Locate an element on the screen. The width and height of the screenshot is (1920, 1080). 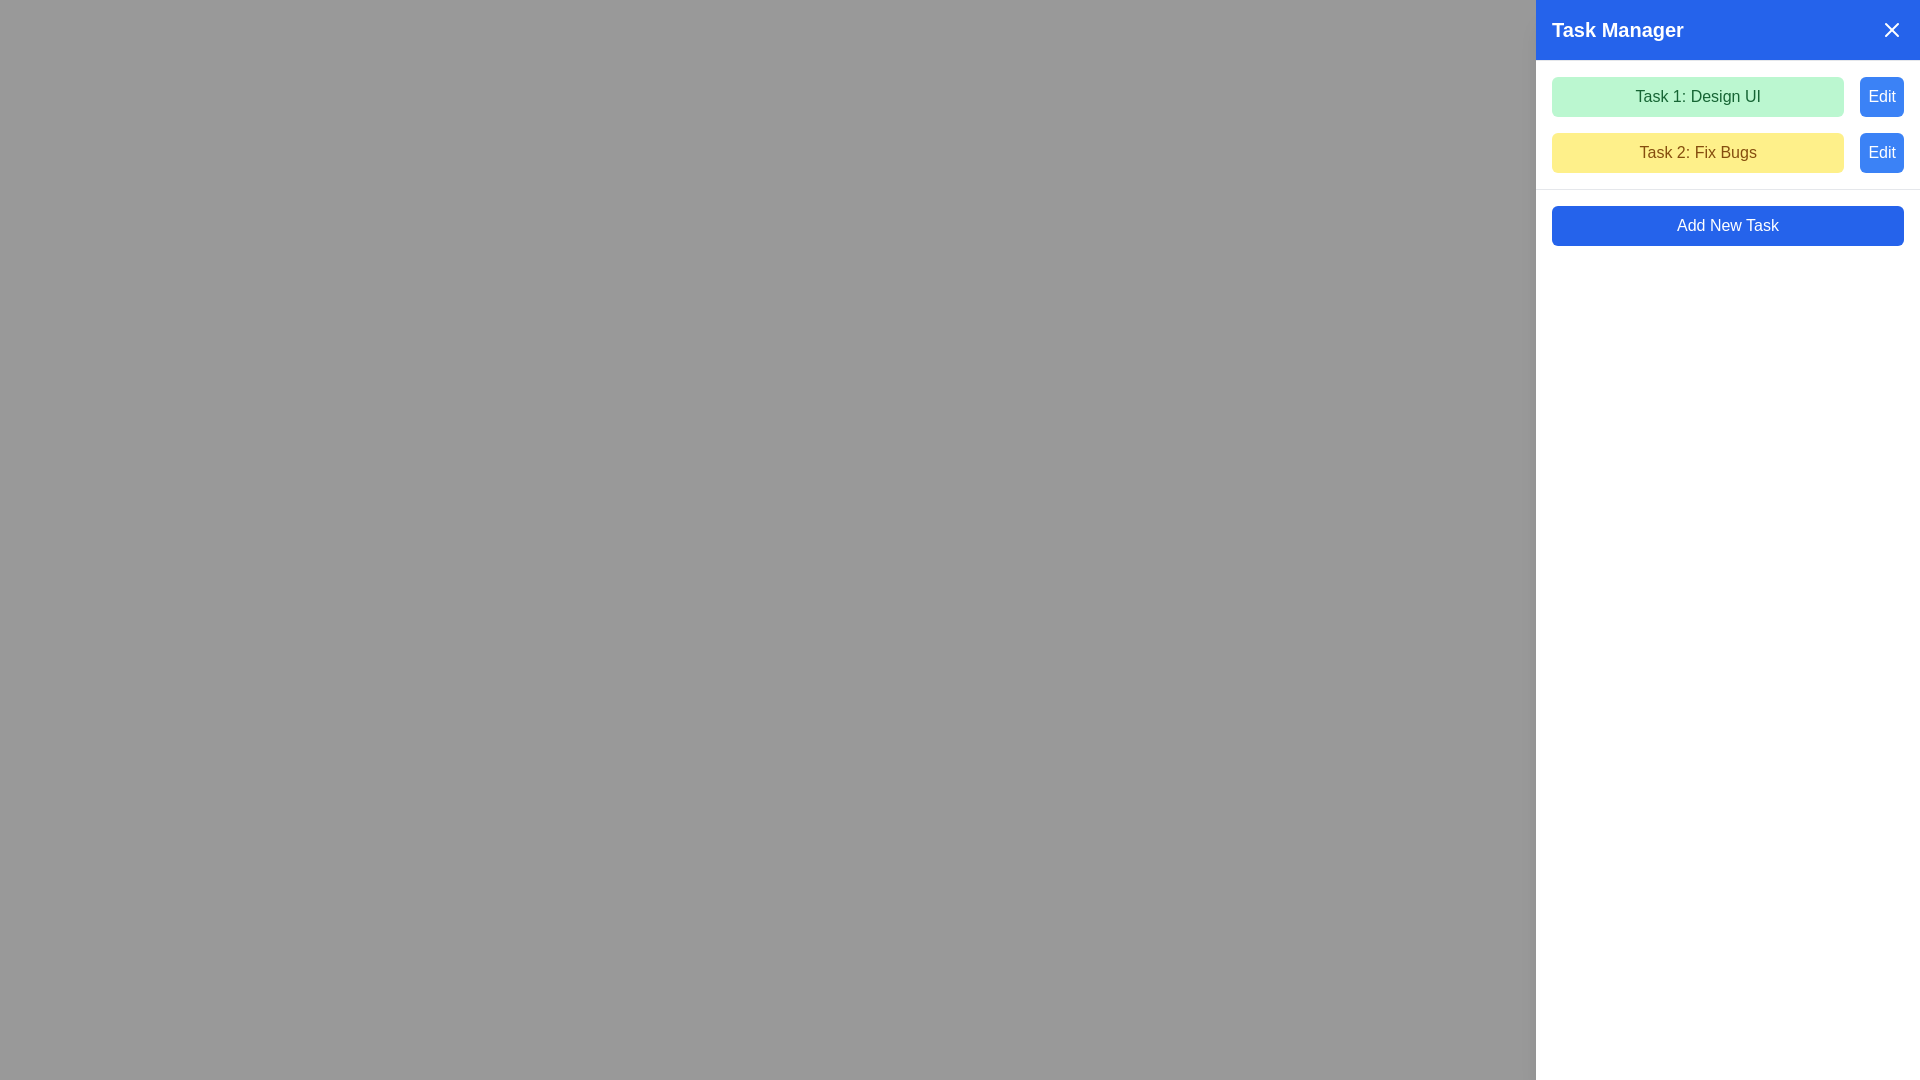
the close button located in the top-right corner of the blue header bar labeled 'Task Manager' is located at coordinates (1890, 30).